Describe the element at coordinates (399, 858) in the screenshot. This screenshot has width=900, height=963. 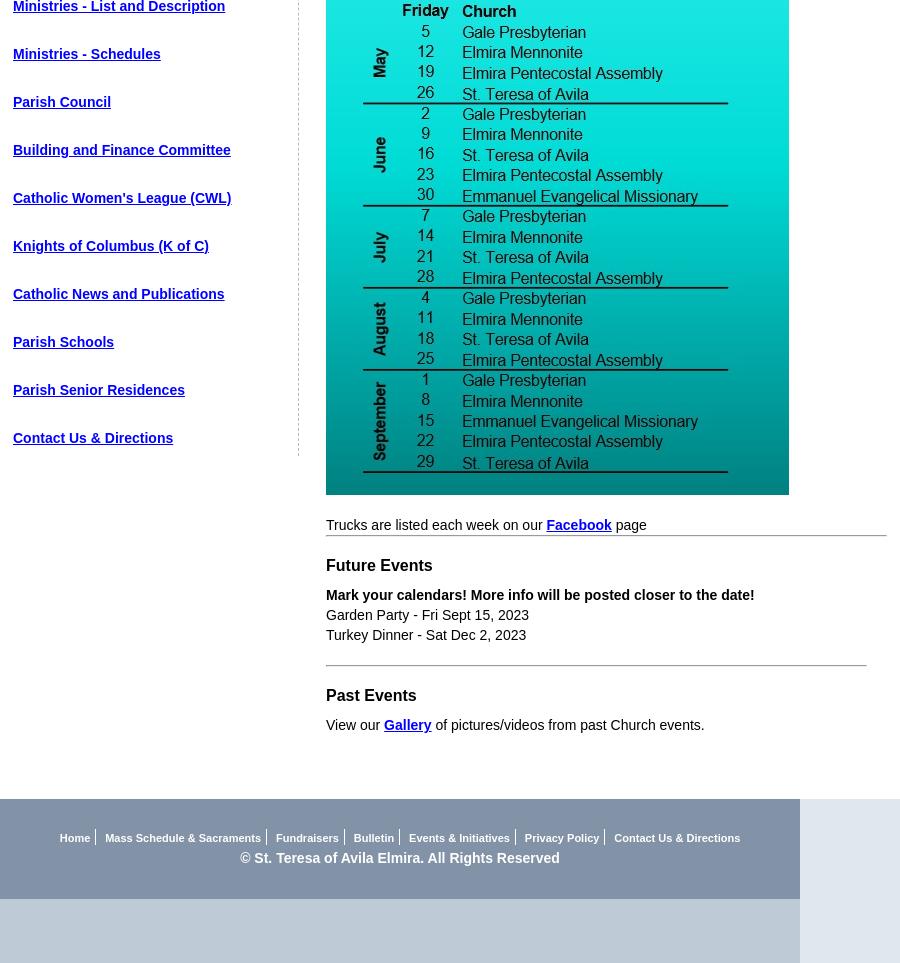
I see `'© St. Teresa of Avila Elmira. All Rights Reserved'` at that location.